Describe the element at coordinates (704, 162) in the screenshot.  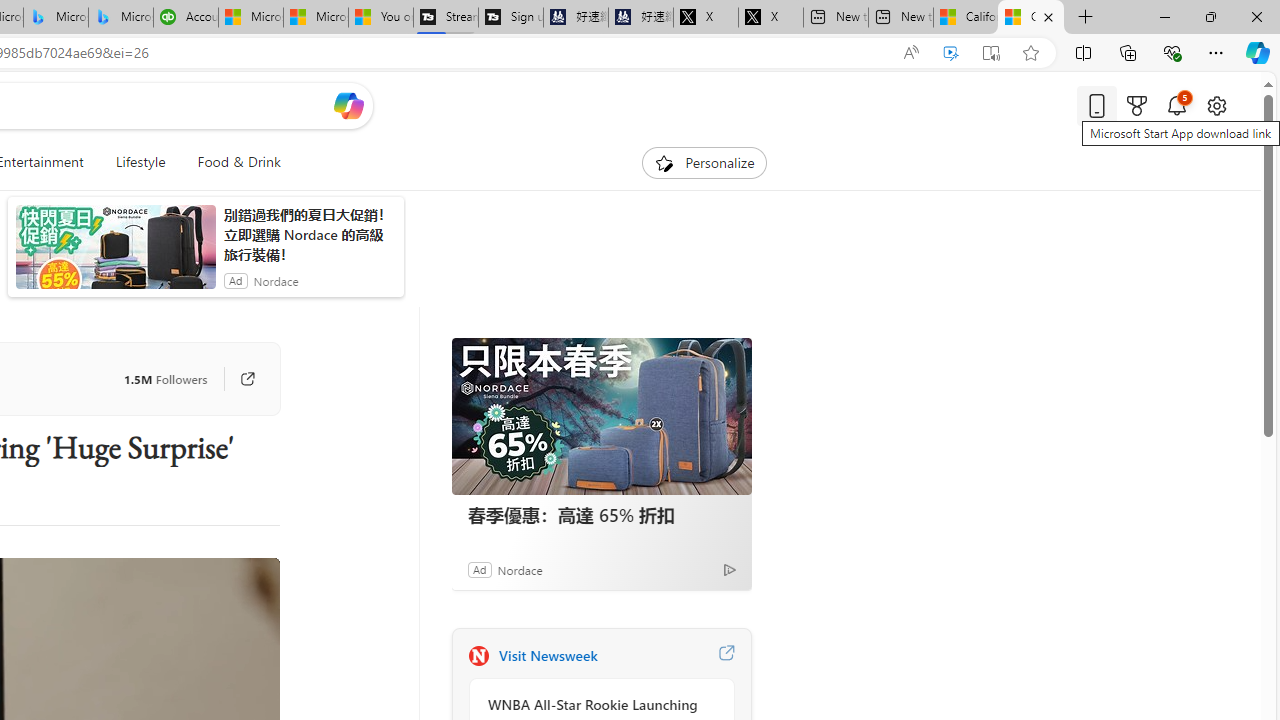
I see `'Personalize'` at that location.